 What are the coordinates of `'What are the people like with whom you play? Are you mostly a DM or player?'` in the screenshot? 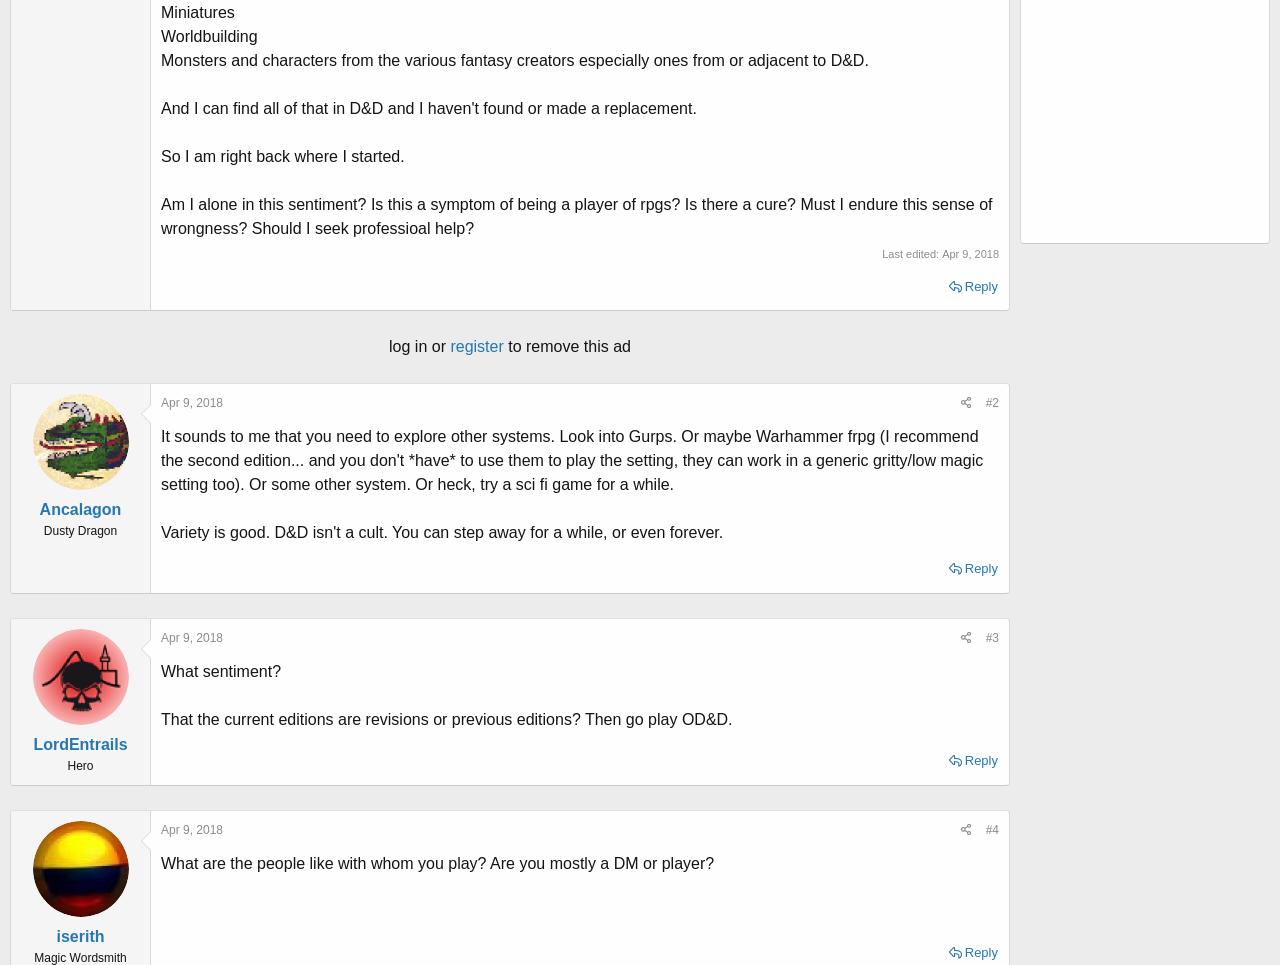 It's located at (436, 862).